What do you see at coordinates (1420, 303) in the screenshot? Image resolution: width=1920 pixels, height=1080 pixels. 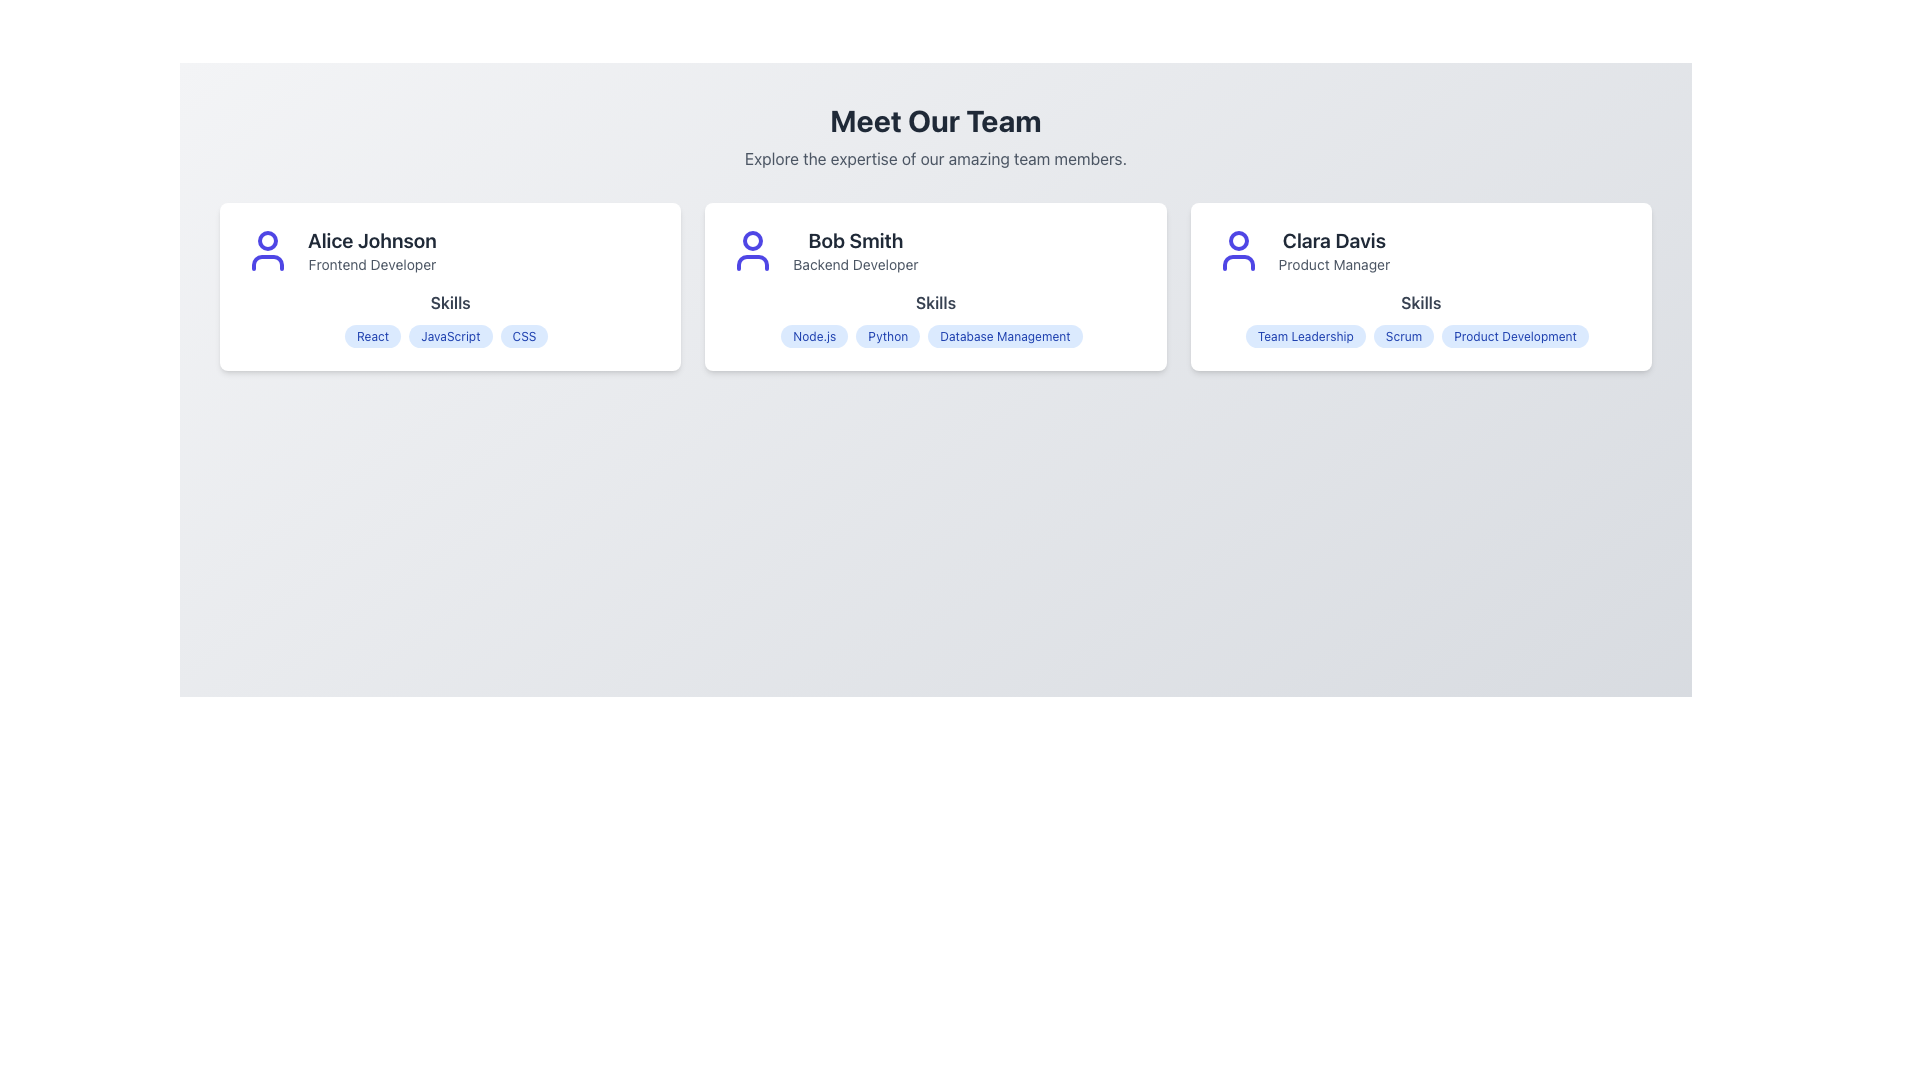 I see `the text label indicating the beginning of the skills section for 'Clara Davis', positioned at the top-center of the third card from the left` at bounding box center [1420, 303].